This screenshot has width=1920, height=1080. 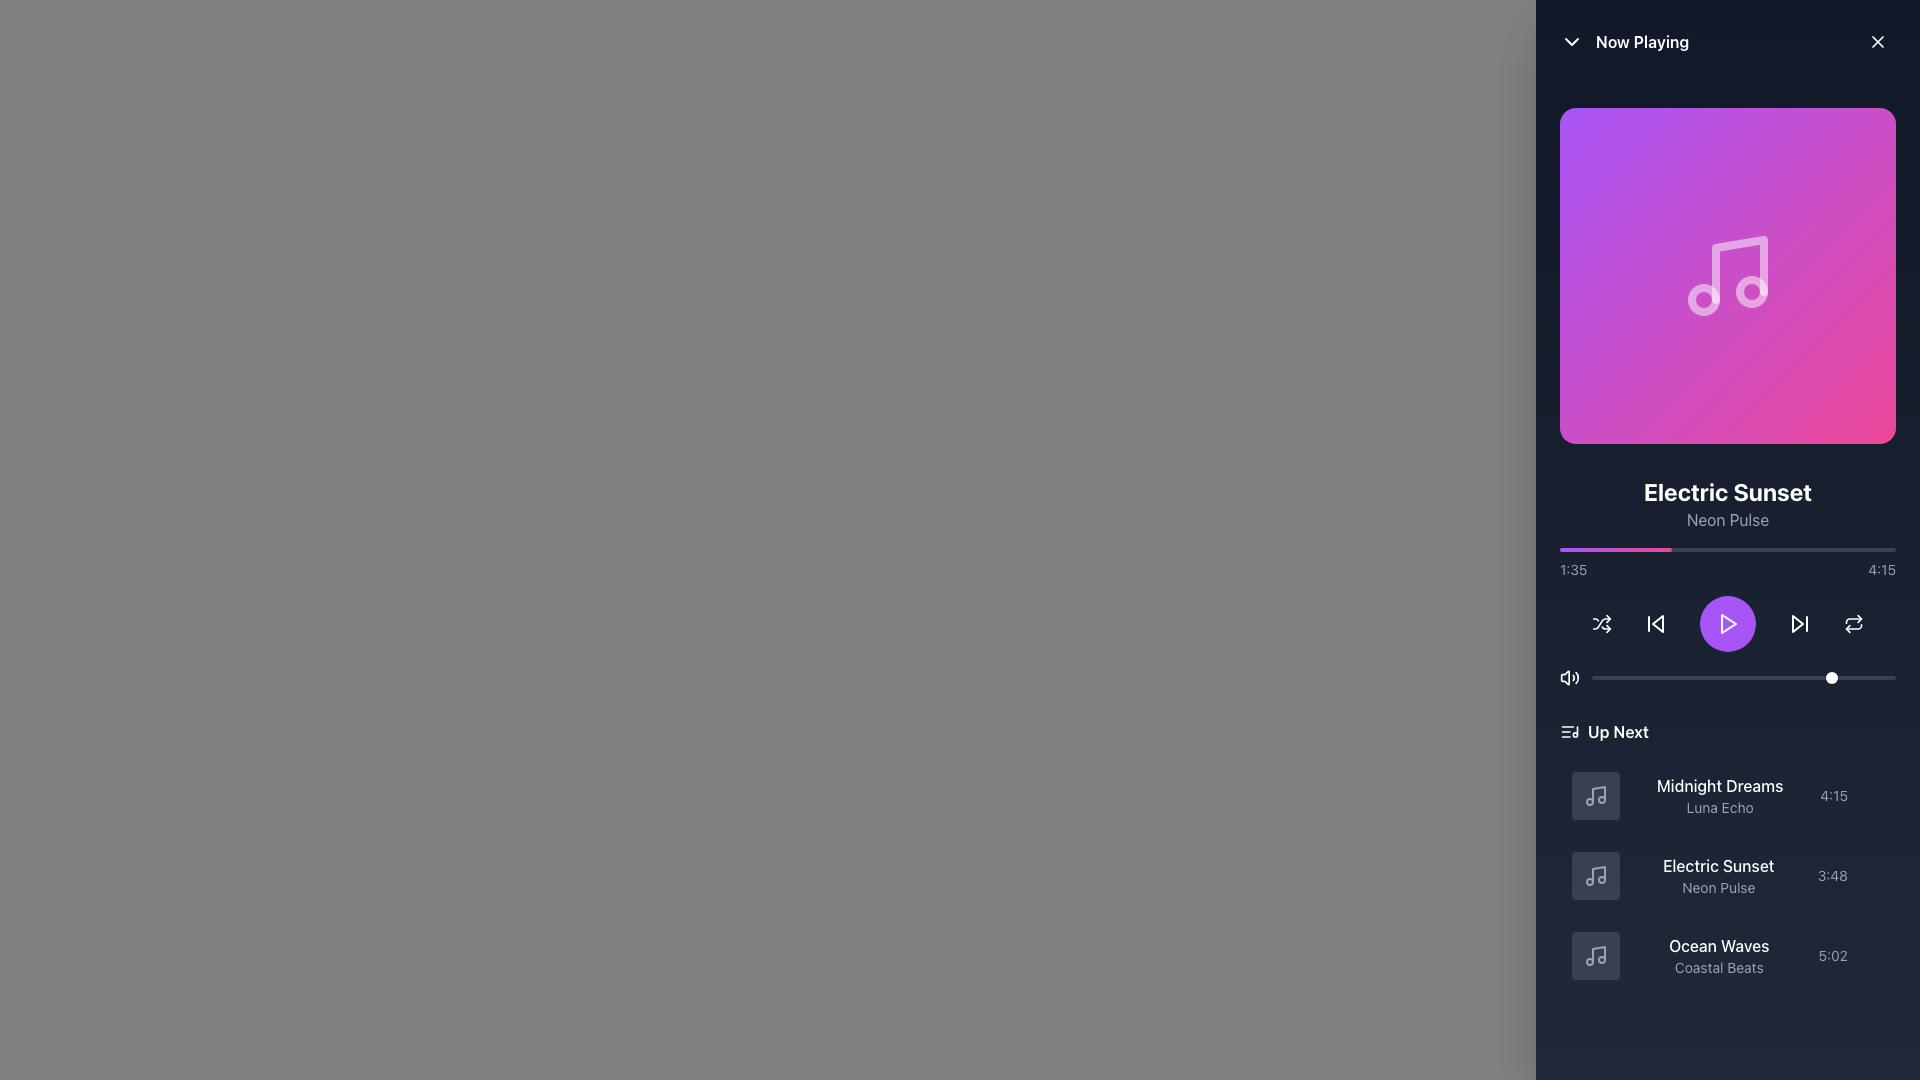 I want to click on the text label displaying the title 'Electric Sunset' and subtitle 'Neon Pulse', which is prominently located near the center of the right panel below the large music note artwork, so click(x=1727, y=503).